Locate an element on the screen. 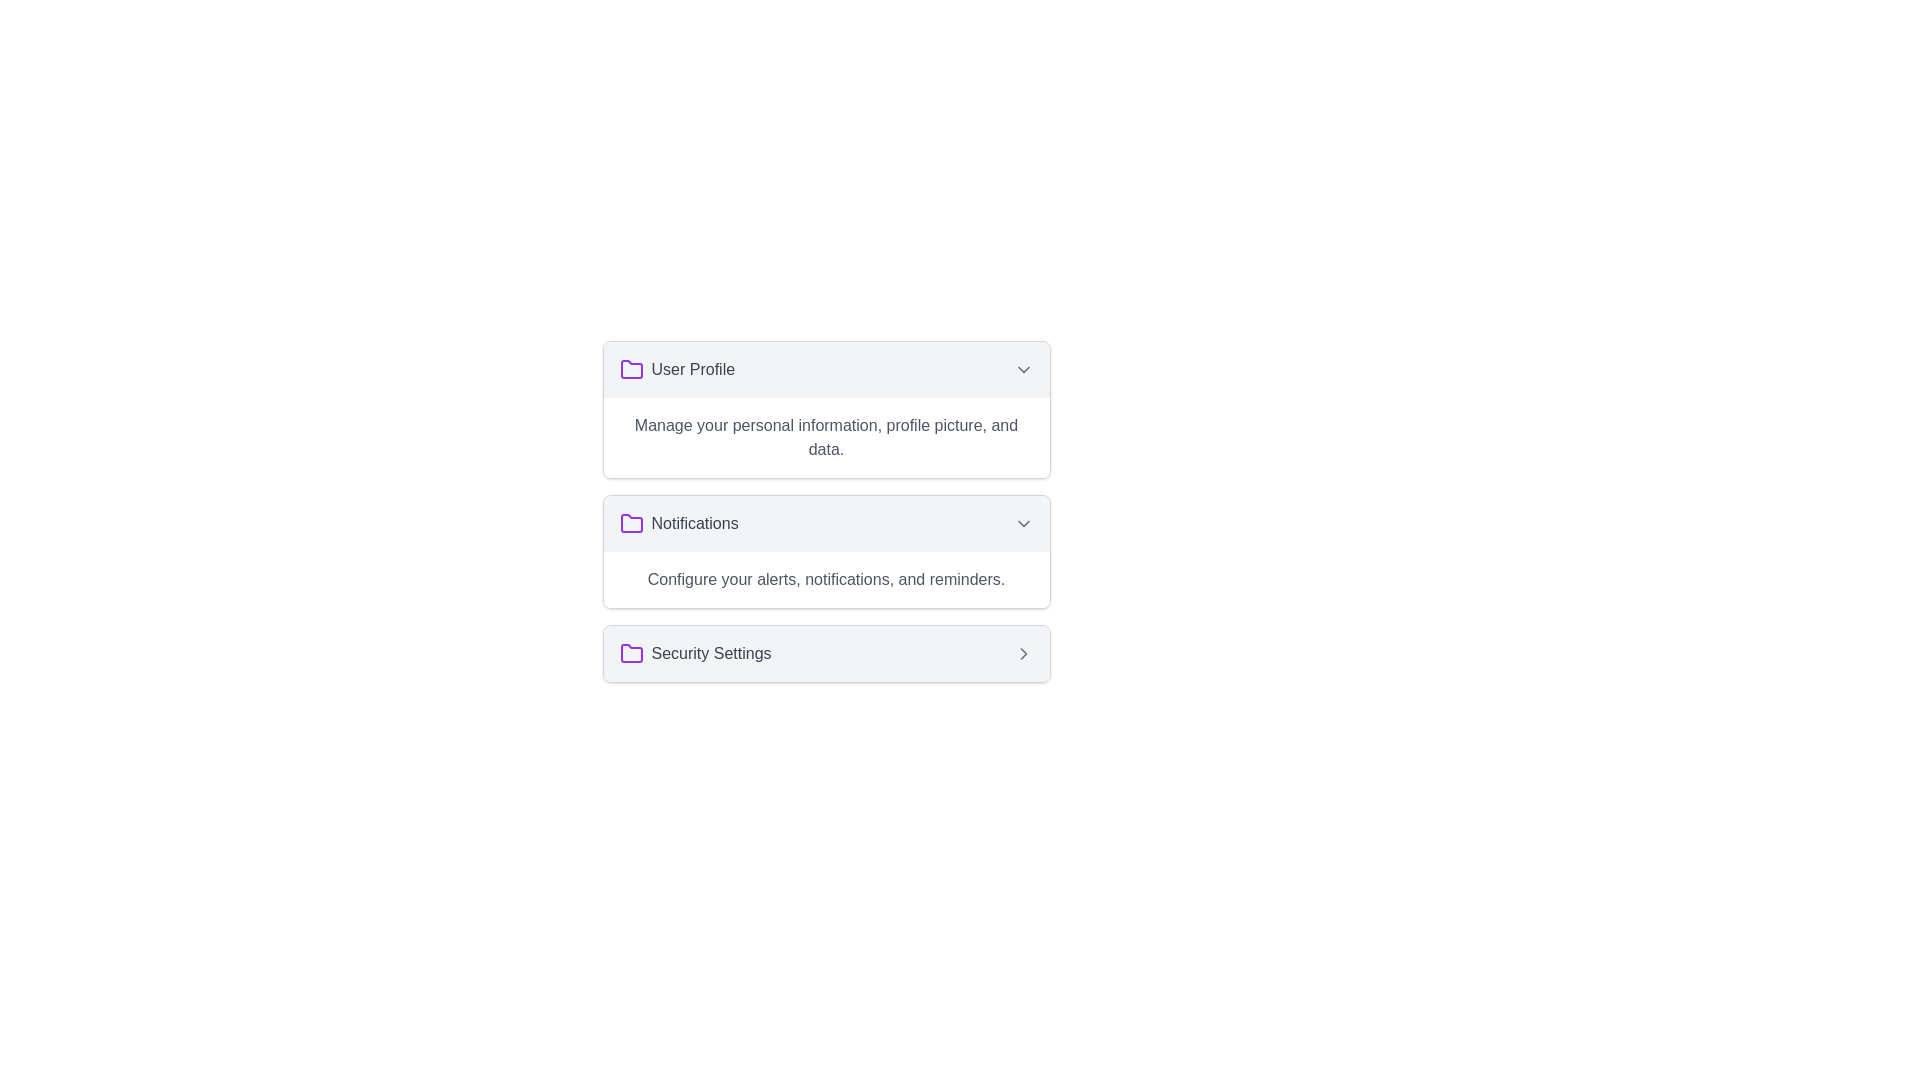 The image size is (1920, 1080). the collapsible button for the 'Notifications' section is located at coordinates (826, 523).